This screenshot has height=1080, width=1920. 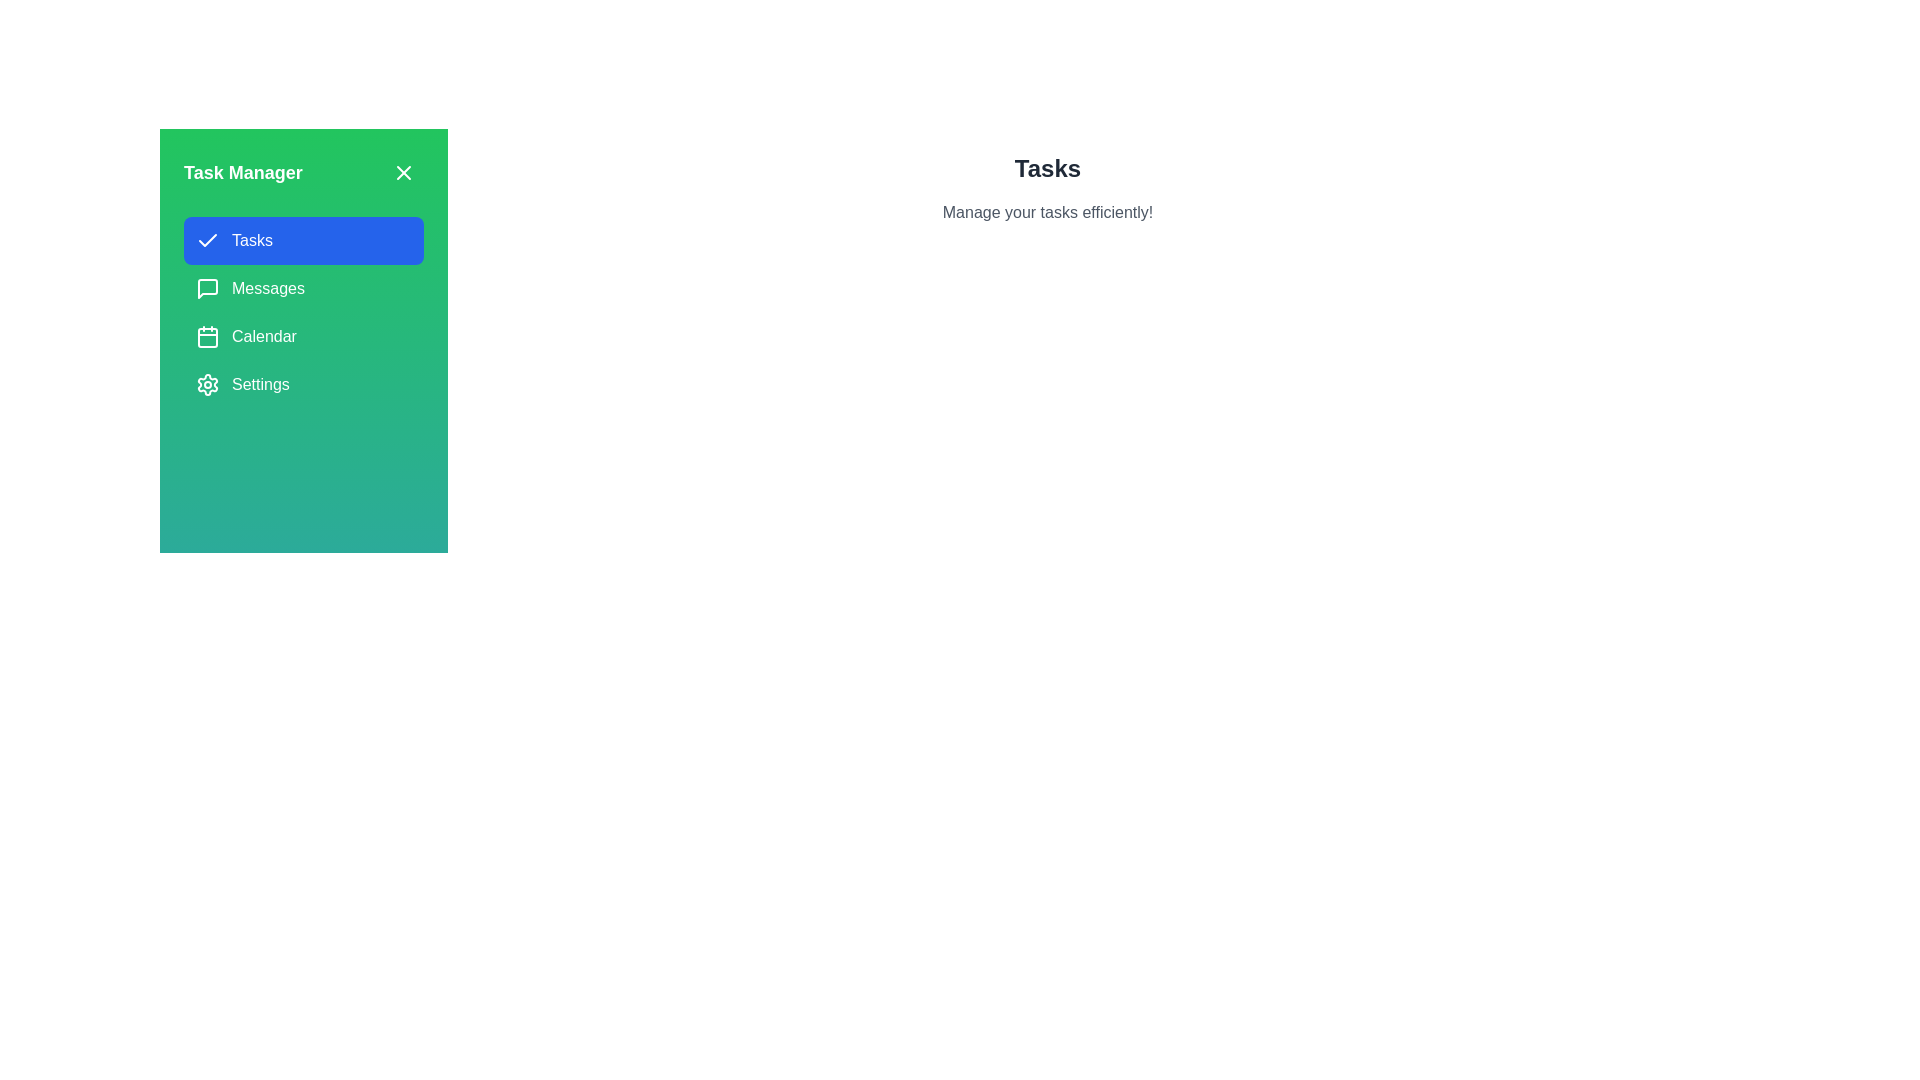 What do you see at coordinates (302, 385) in the screenshot?
I see `the tab named Settings in the TaskManagerDrawer` at bounding box center [302, 385].